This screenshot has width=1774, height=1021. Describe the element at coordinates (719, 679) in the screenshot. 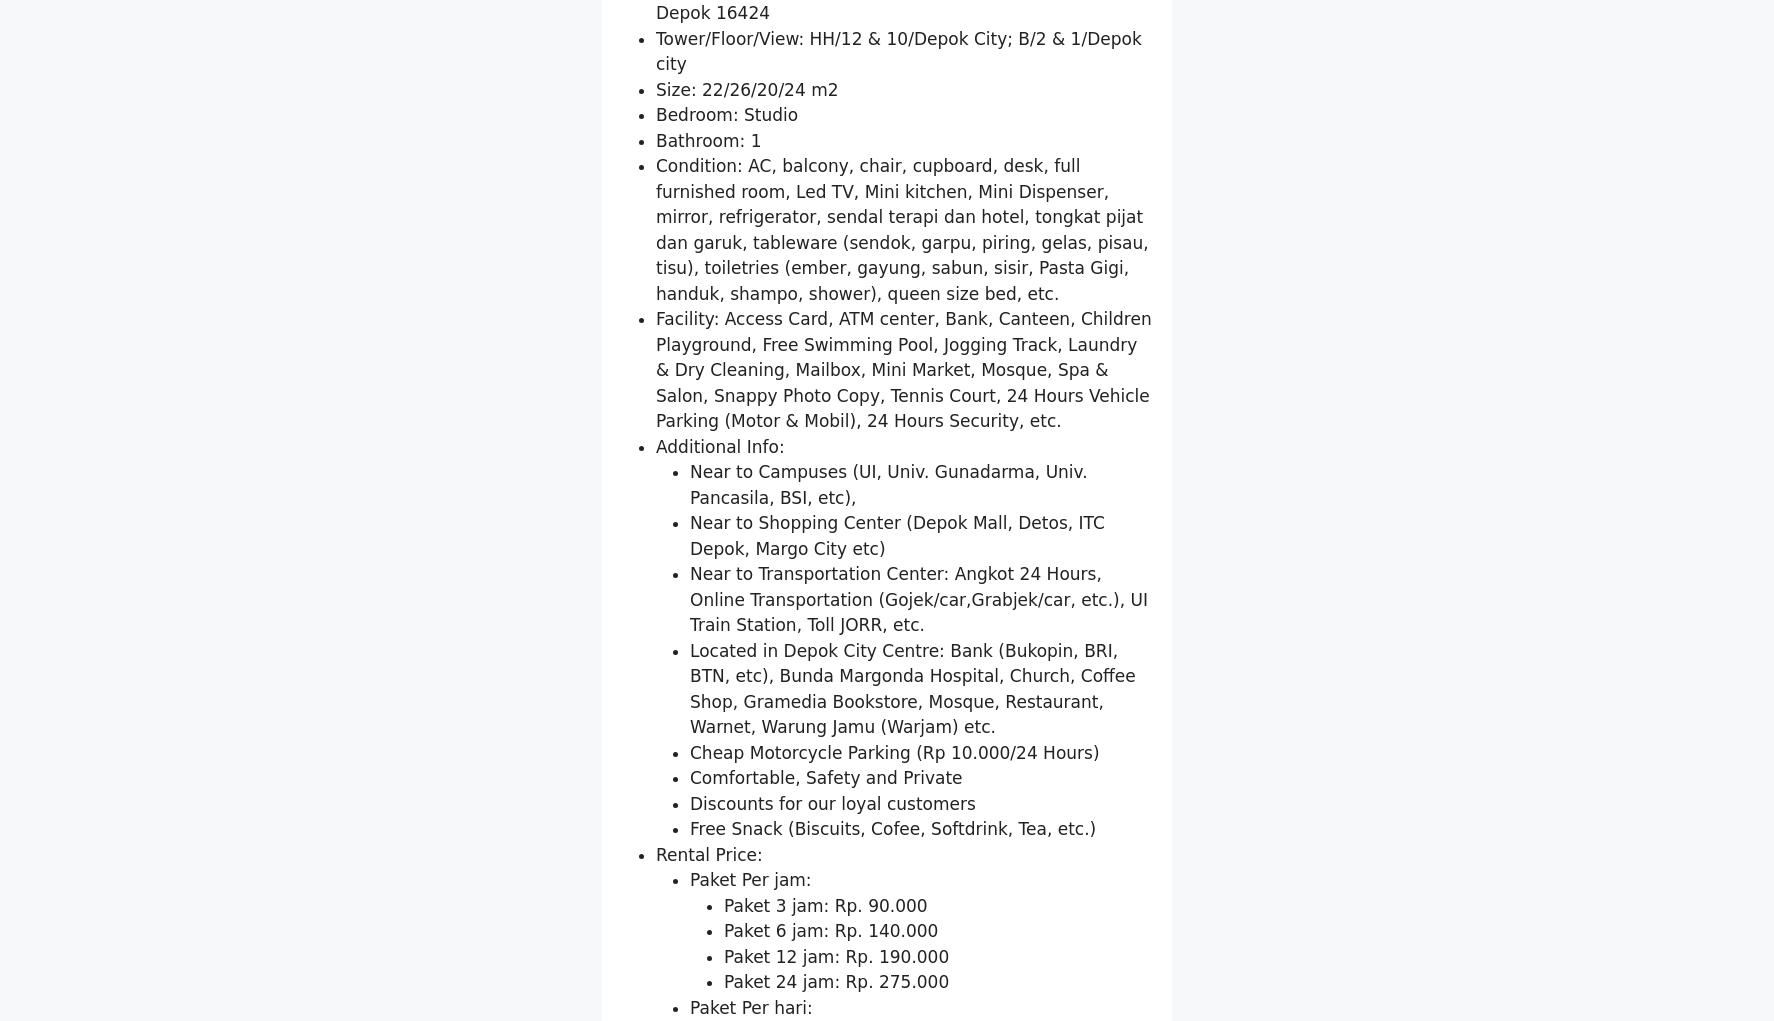

I see `'Additional Info:'` at that location.